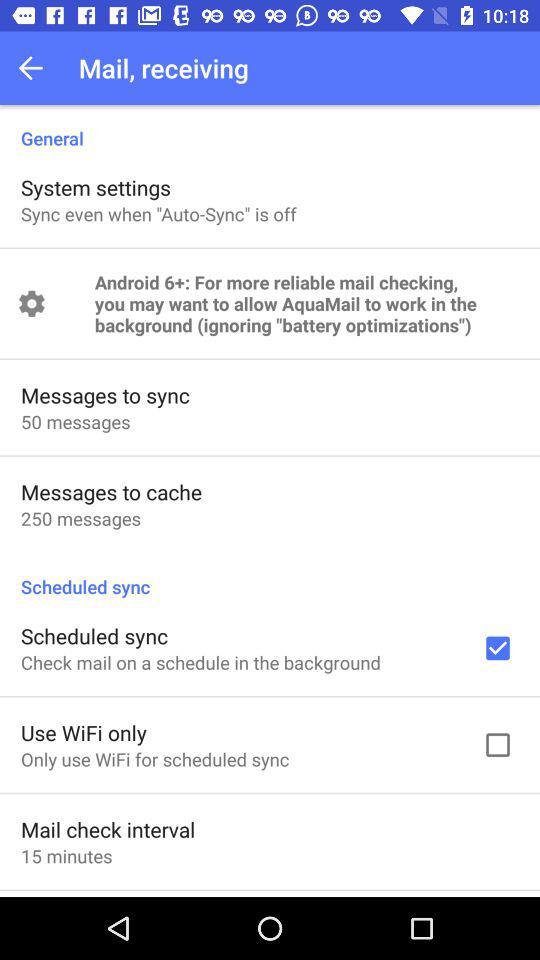 The width and height of the screenshot is (540, 960). Describe the element at coordinates (74, 421) in the screenshot. I see `the 50 messages` at that location.